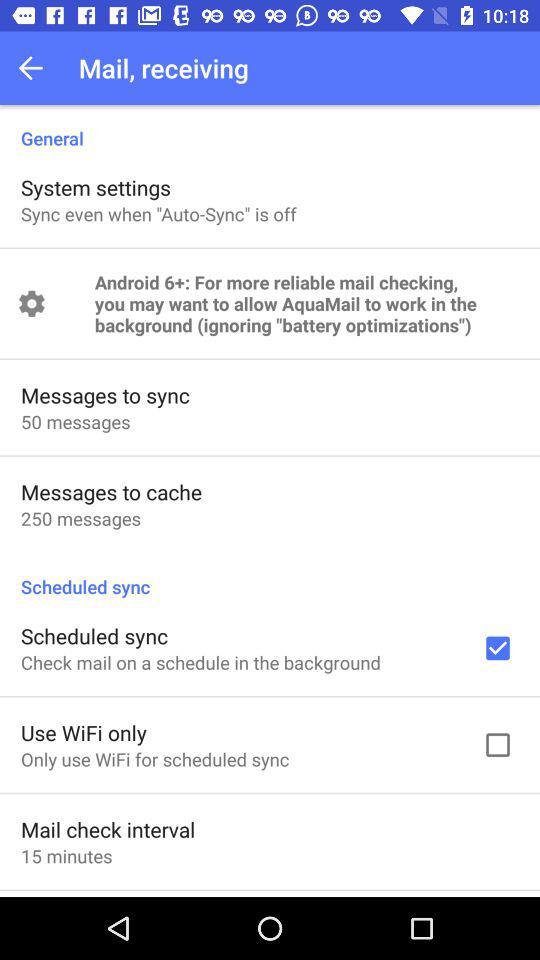 The width and height of the screenshot is (540, 960). Describe the element at coordinates (74, 421) in the screenshot. I see `the 50 messages` at that location.